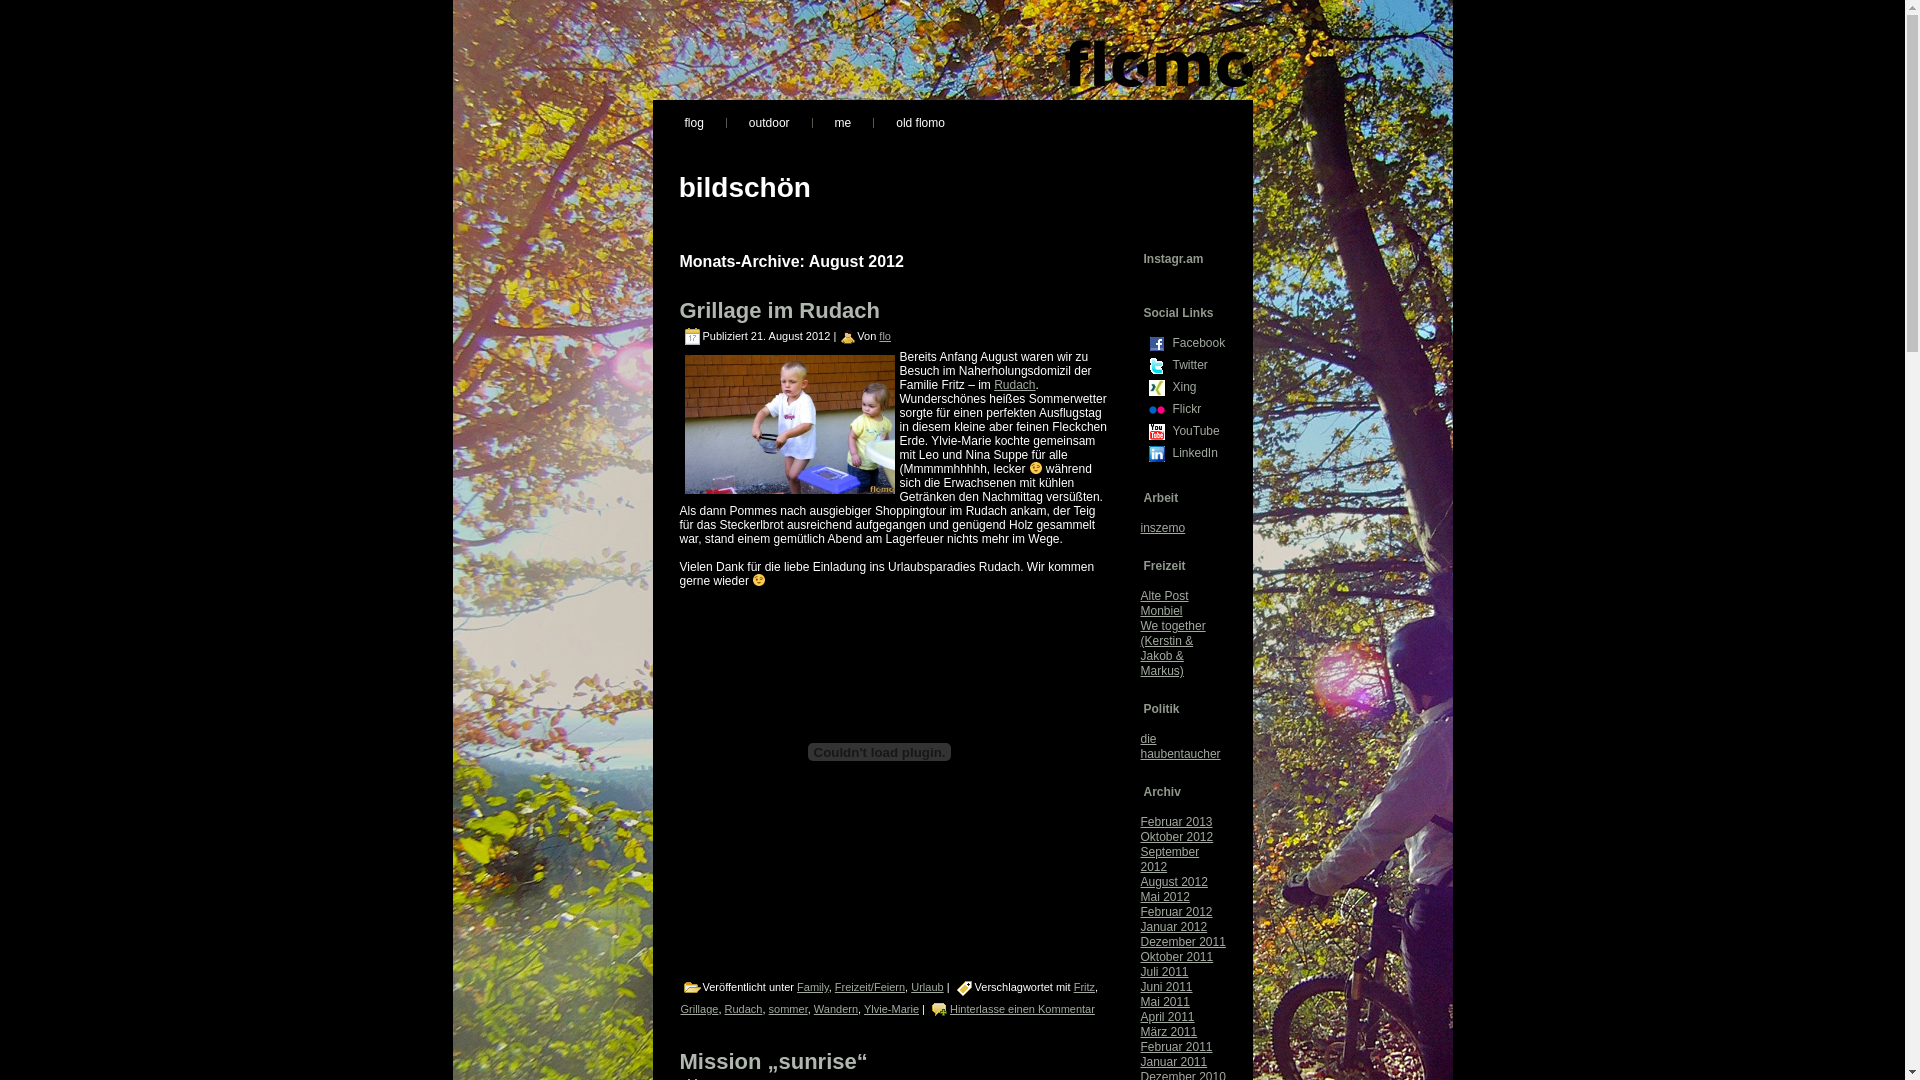 The image size is (1920, 1080). I want to click on 'We together (Kerstin & Jakob & Markus)', so click(1140, 648).